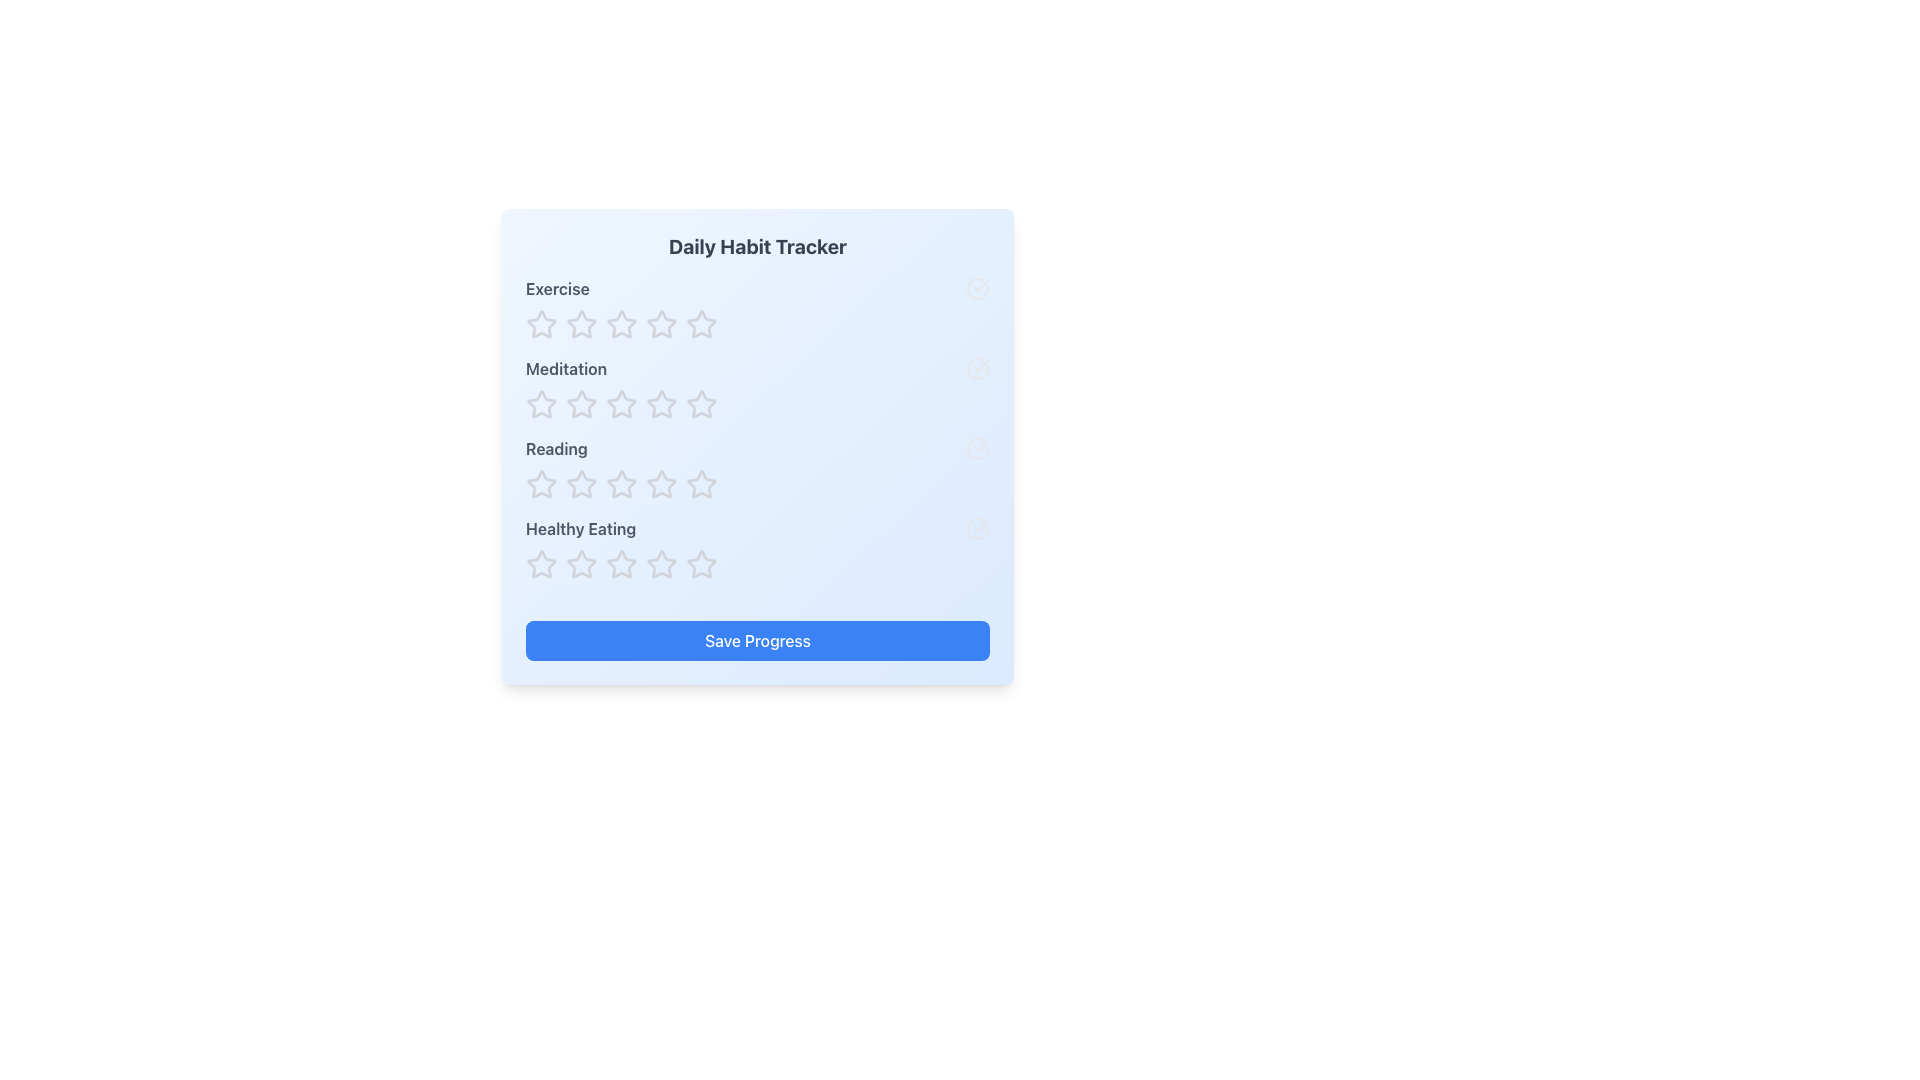 The width and height of the screenshot is (1920, 1080). Describe the element at coordinates (701, 564) in the screenshot. I see `the fifth Rating Star Icon with a hollow gray outline in the 'Healthy Eating' rating row` at that location.